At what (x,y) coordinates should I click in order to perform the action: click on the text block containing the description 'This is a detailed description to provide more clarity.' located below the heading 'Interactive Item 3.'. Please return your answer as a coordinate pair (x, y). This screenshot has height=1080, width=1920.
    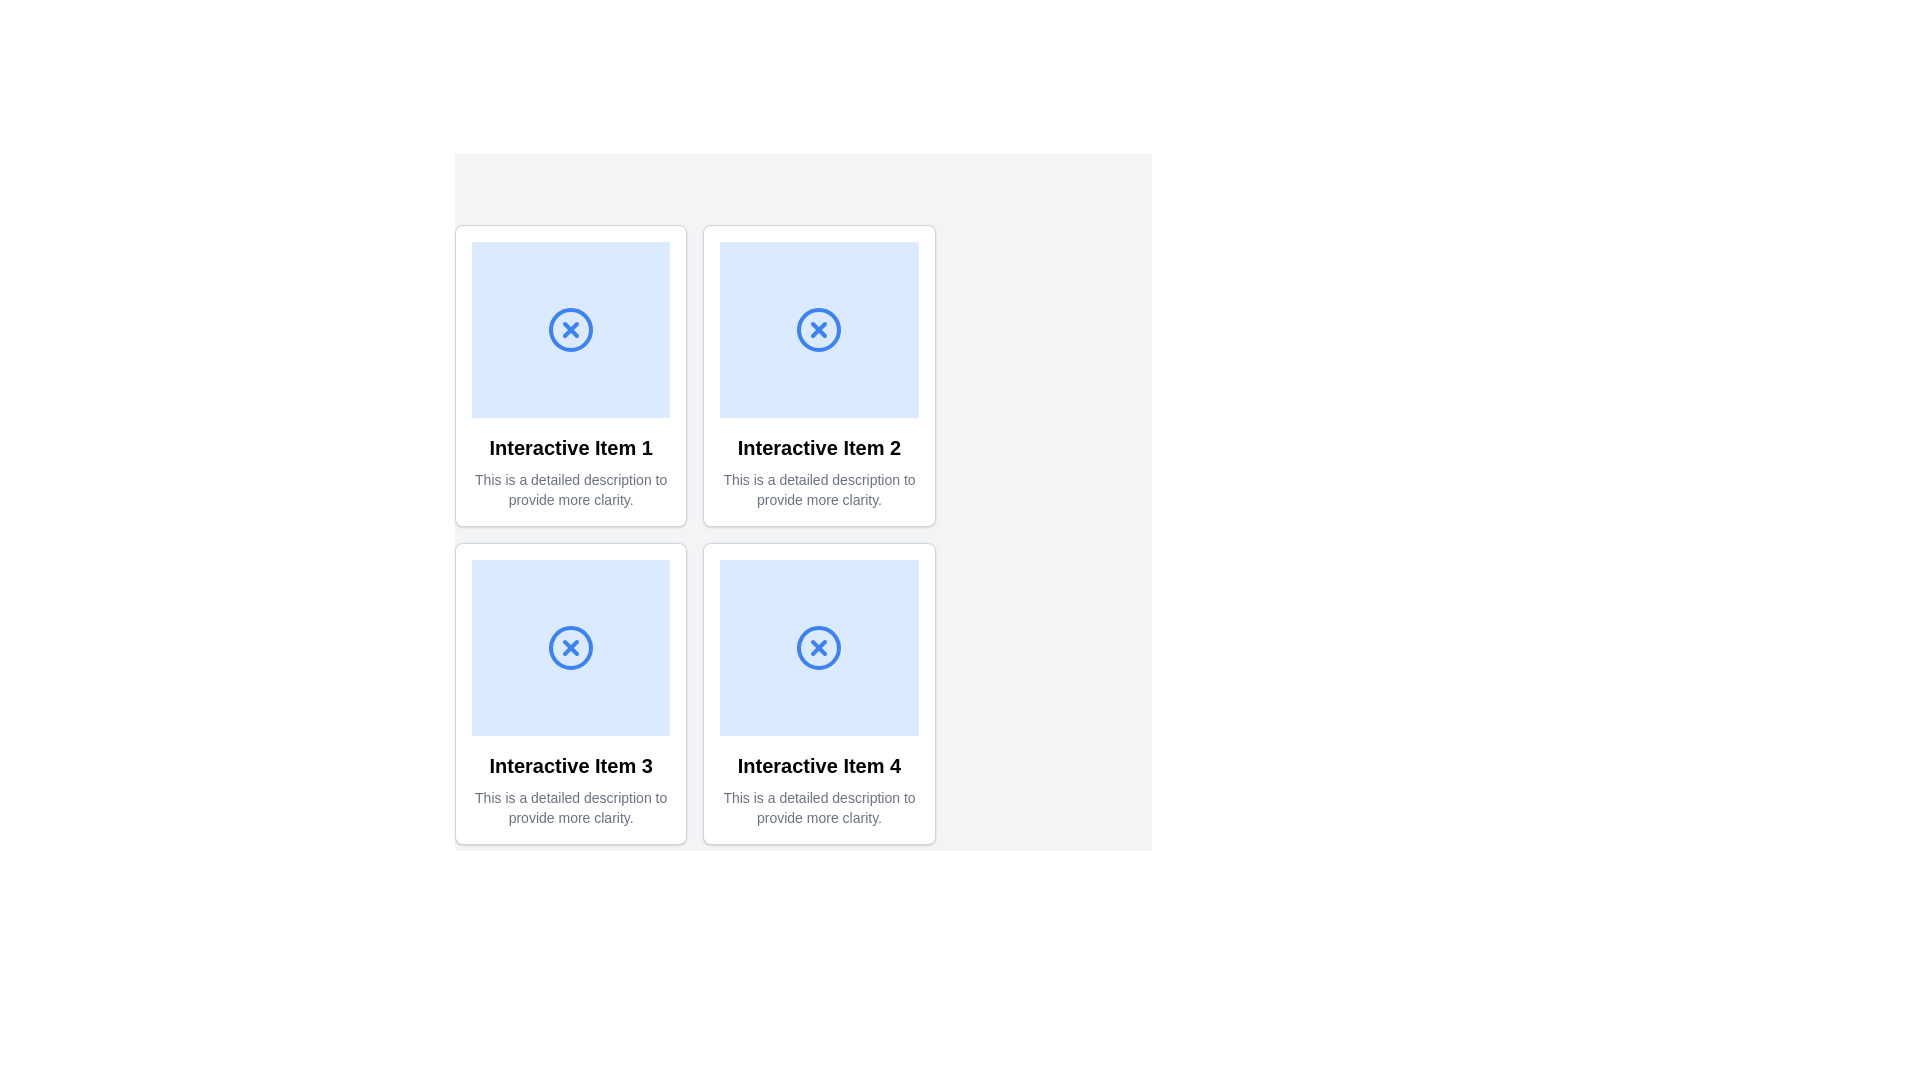
    Looking at the image, I should click on (570, 806).